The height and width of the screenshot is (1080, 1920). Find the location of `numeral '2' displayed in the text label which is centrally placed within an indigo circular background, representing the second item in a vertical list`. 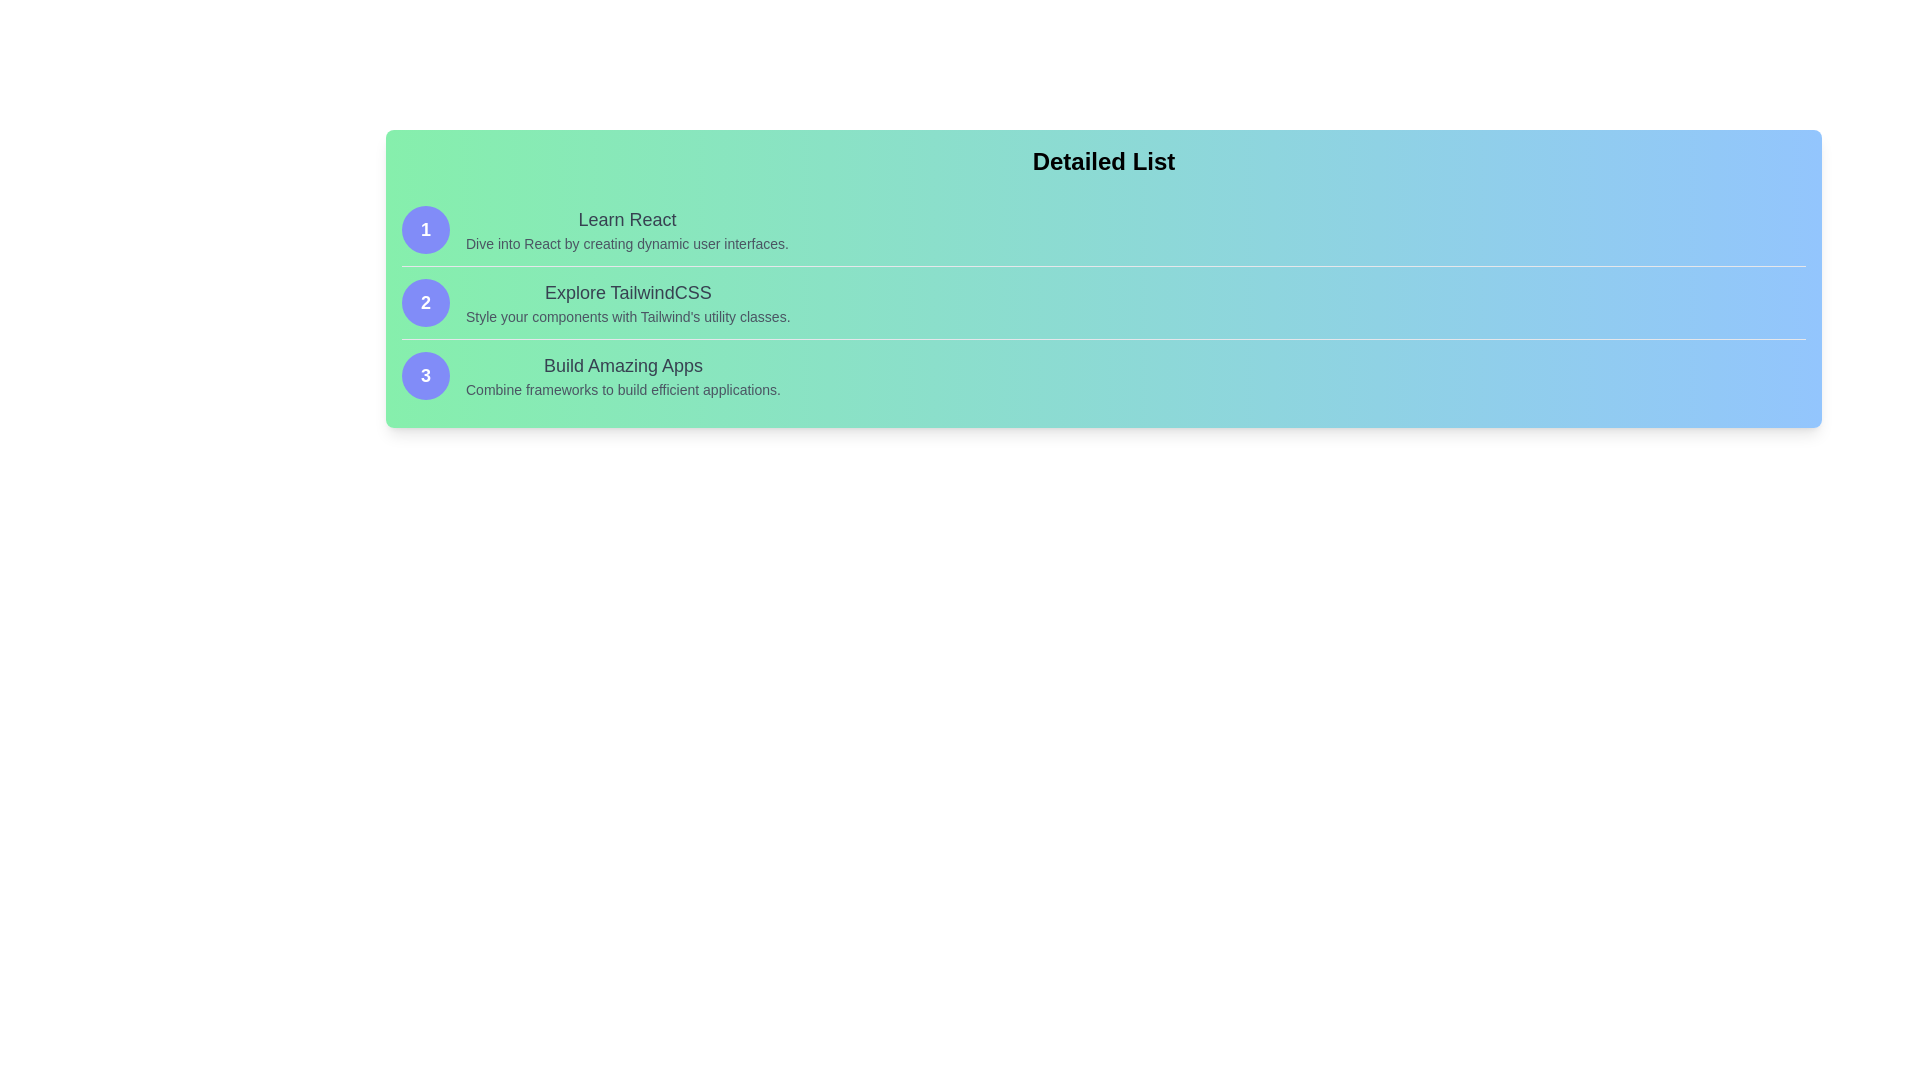

numeral '2' displayed in the text label which is centrally placed within an indigo circular background, representing the second item in a vertical list is located at coordinates (425, 303).